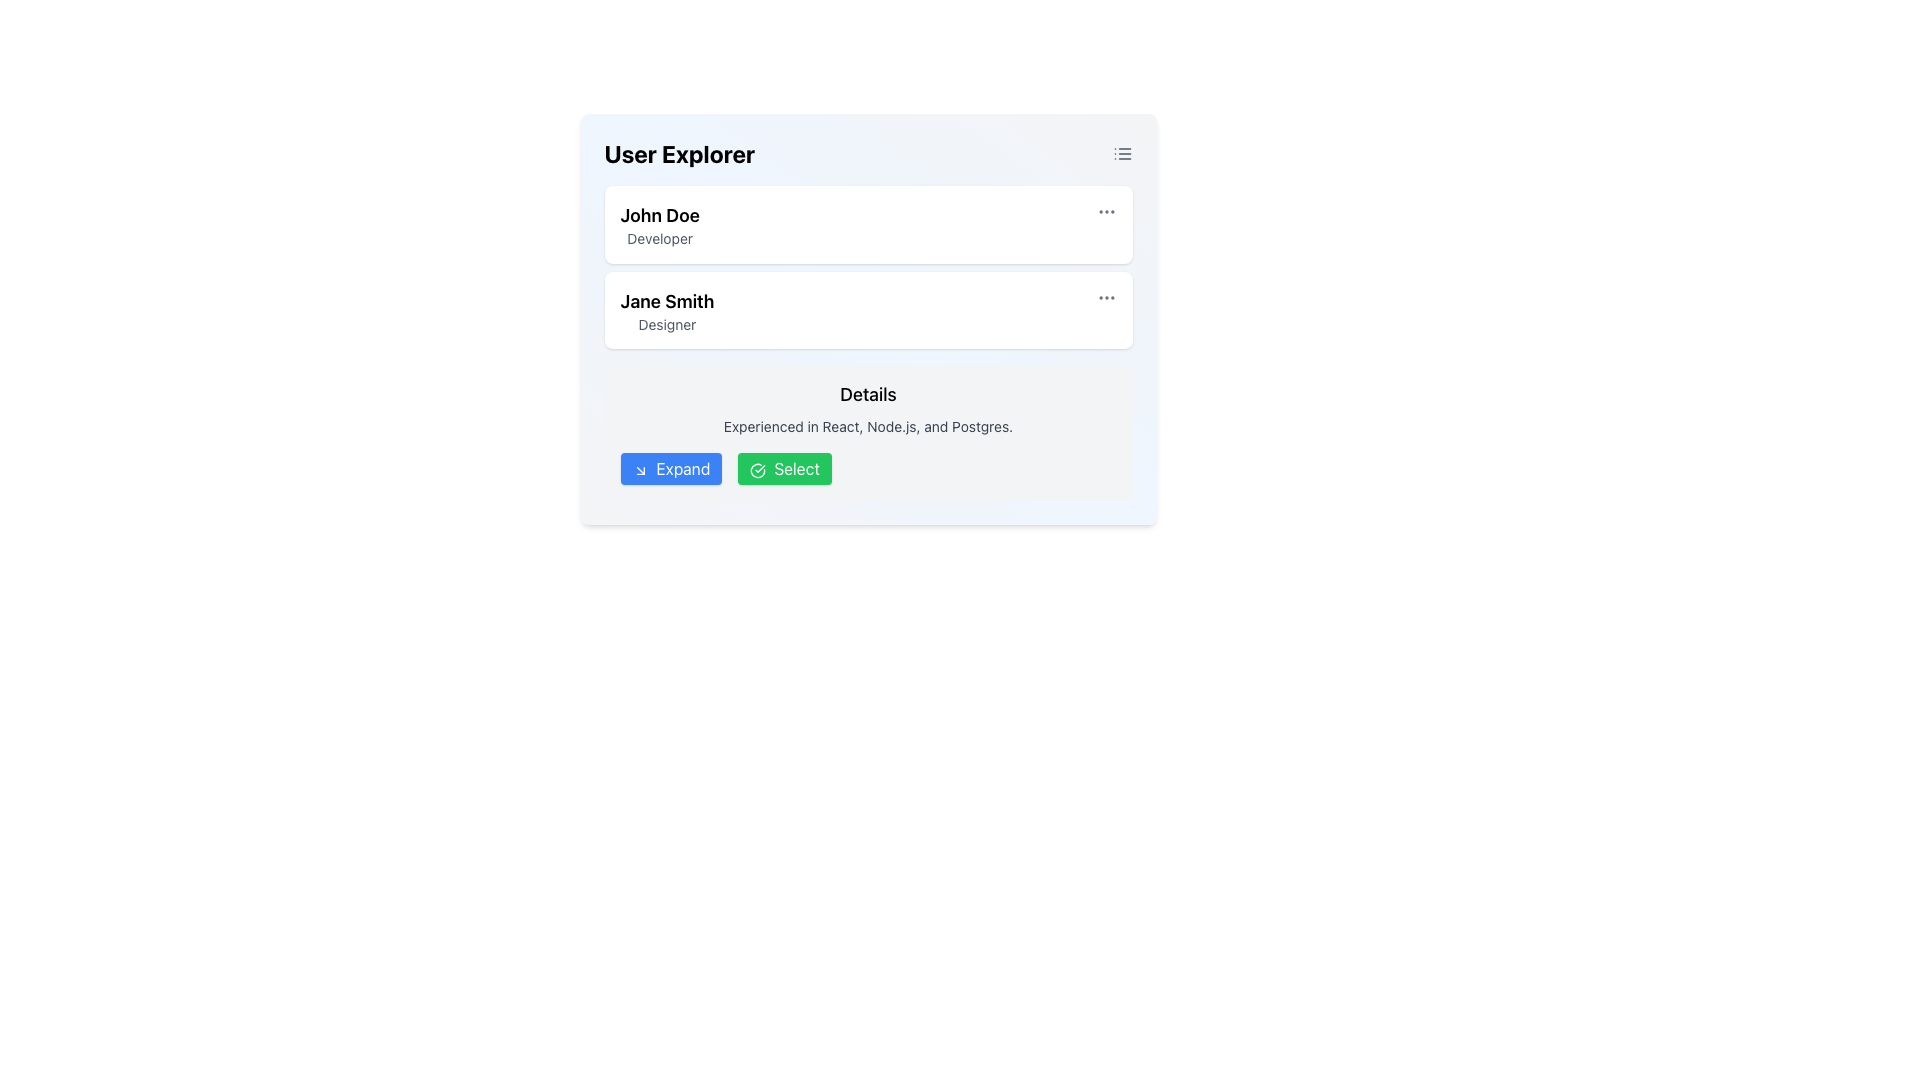 This screenshot has height=1080, width=1920. What do you see at coordinates (868, 394) in the screenshot?
I see `the text element labeled 'Details', which is displayed in bold black font and is centrally located below 'User Explorer' and above smaller descriptive text regarding technical skills` at bounding box center [868, 394].